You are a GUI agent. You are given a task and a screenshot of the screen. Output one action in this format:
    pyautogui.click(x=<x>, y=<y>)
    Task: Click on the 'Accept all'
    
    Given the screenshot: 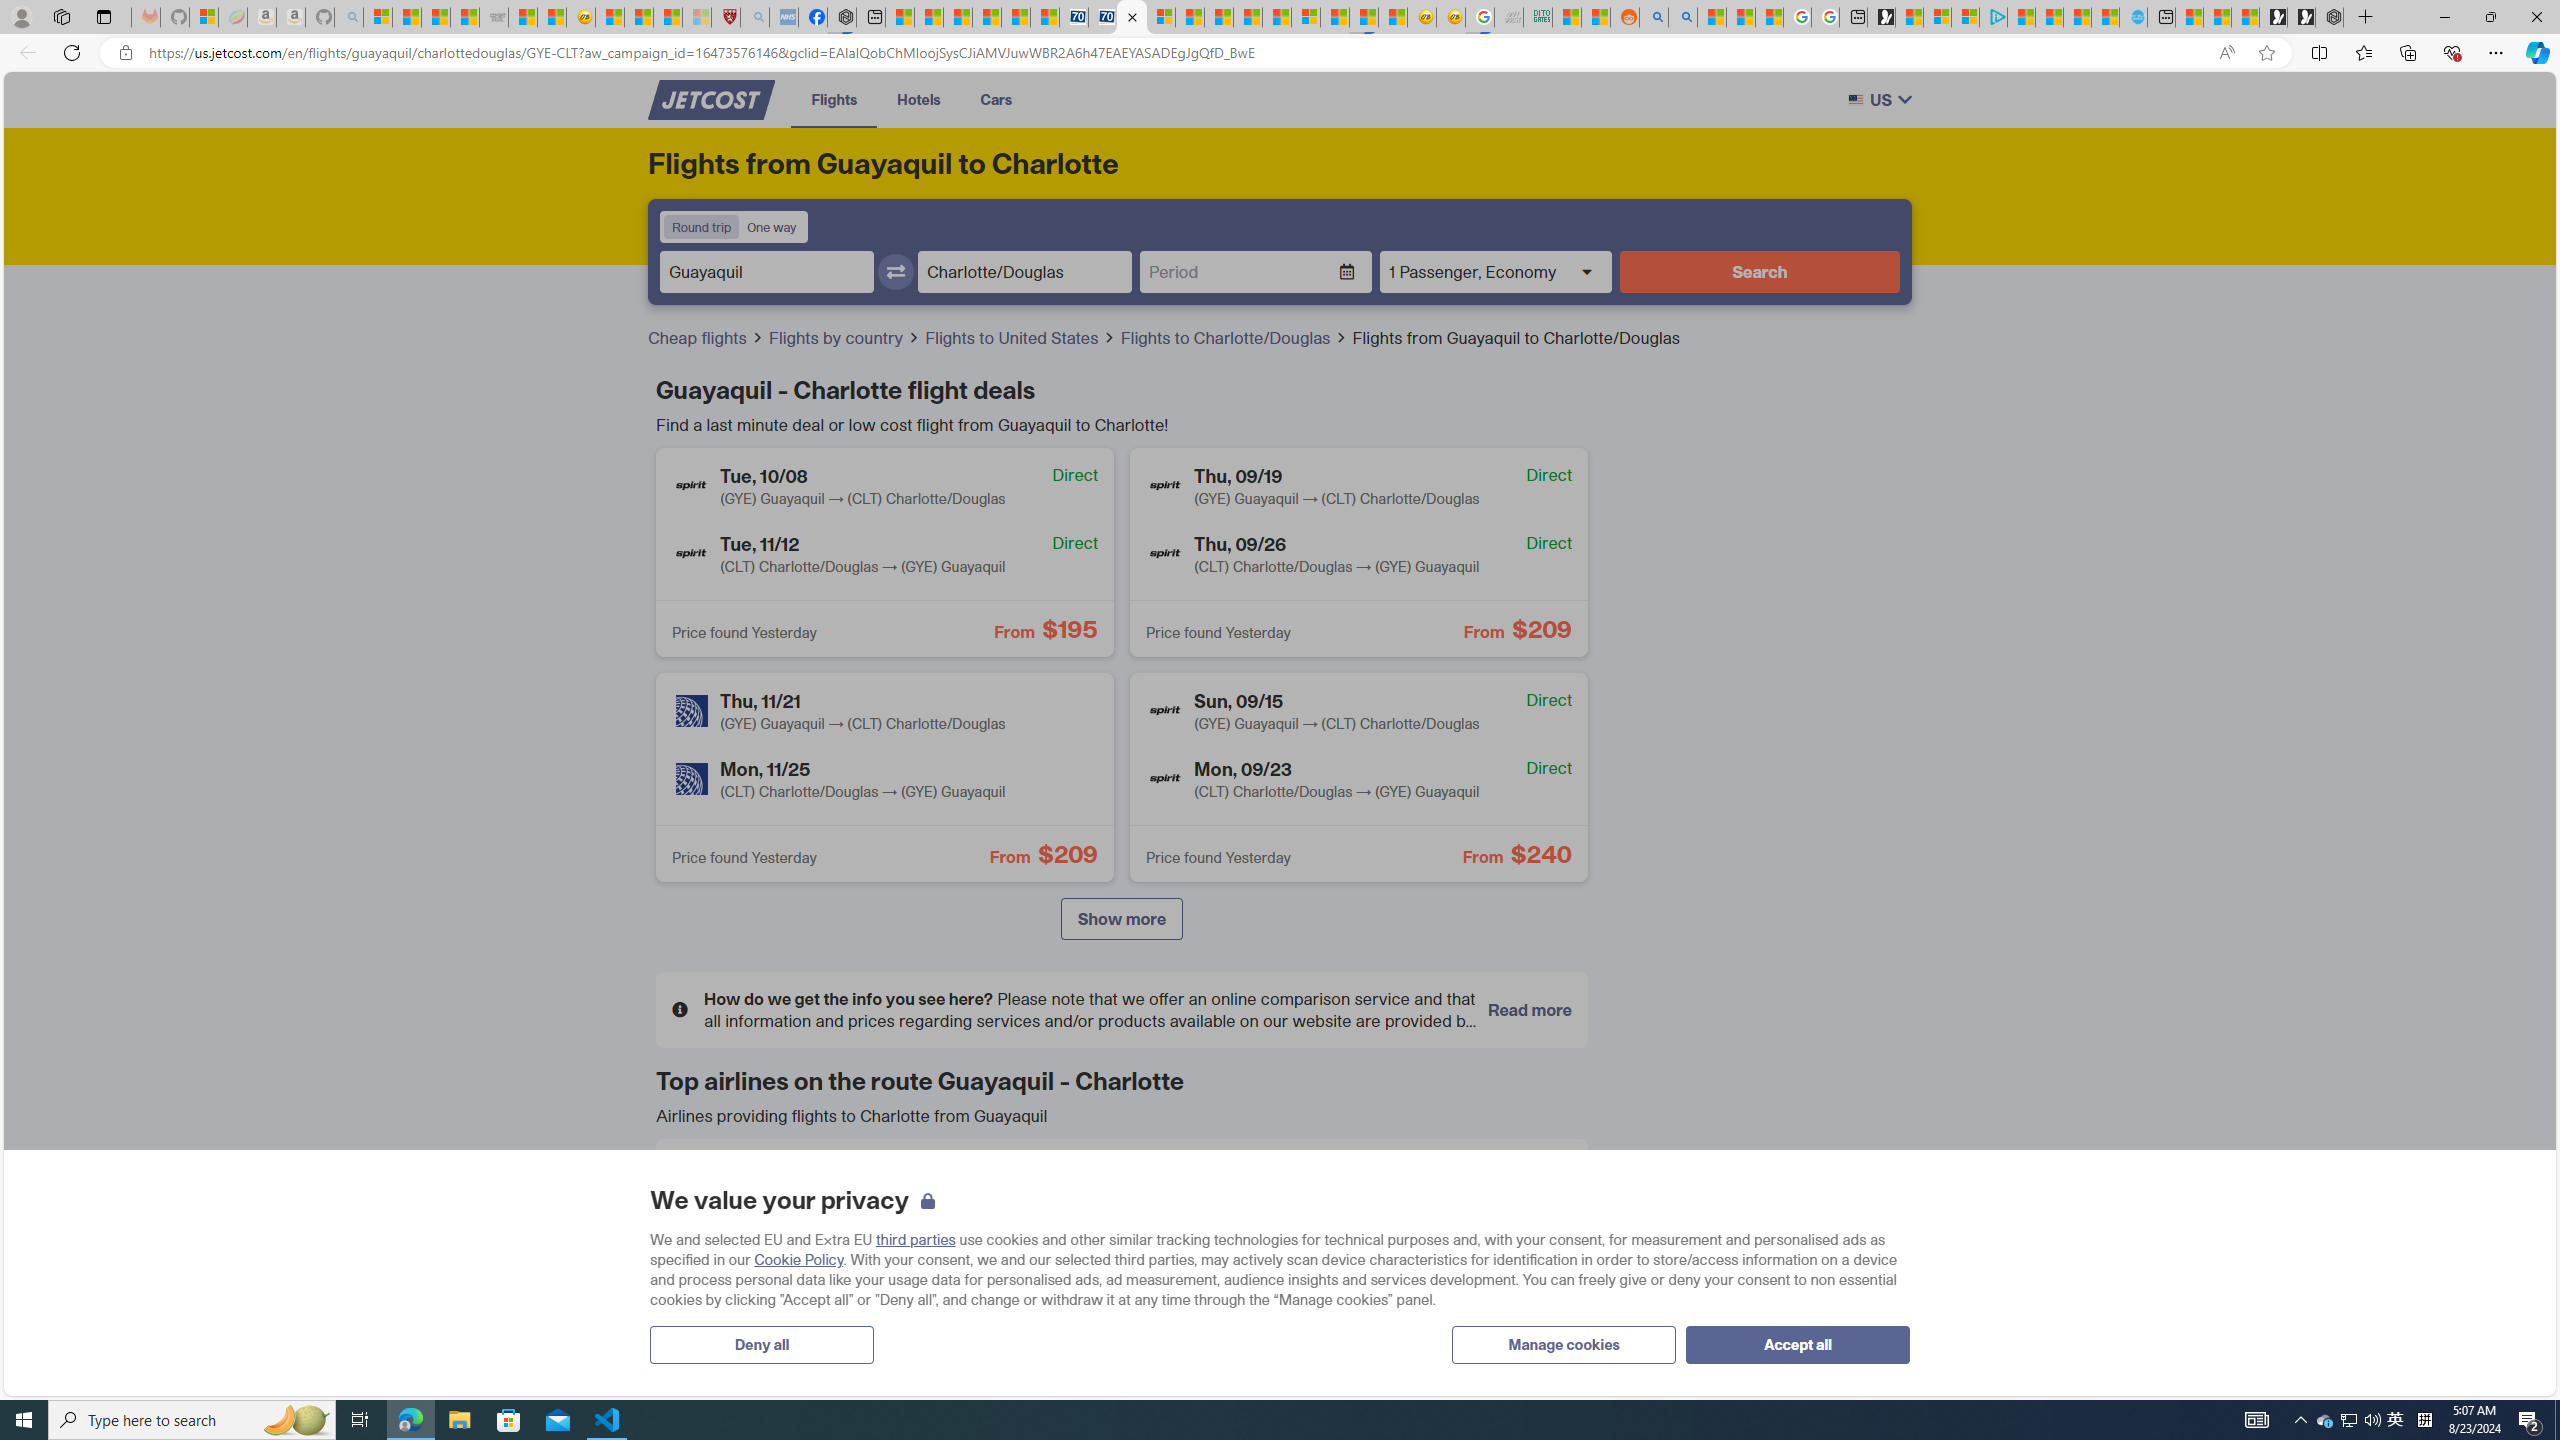 What is the action you would take?
    pyautogui.click(x=1797, y=1344)
    